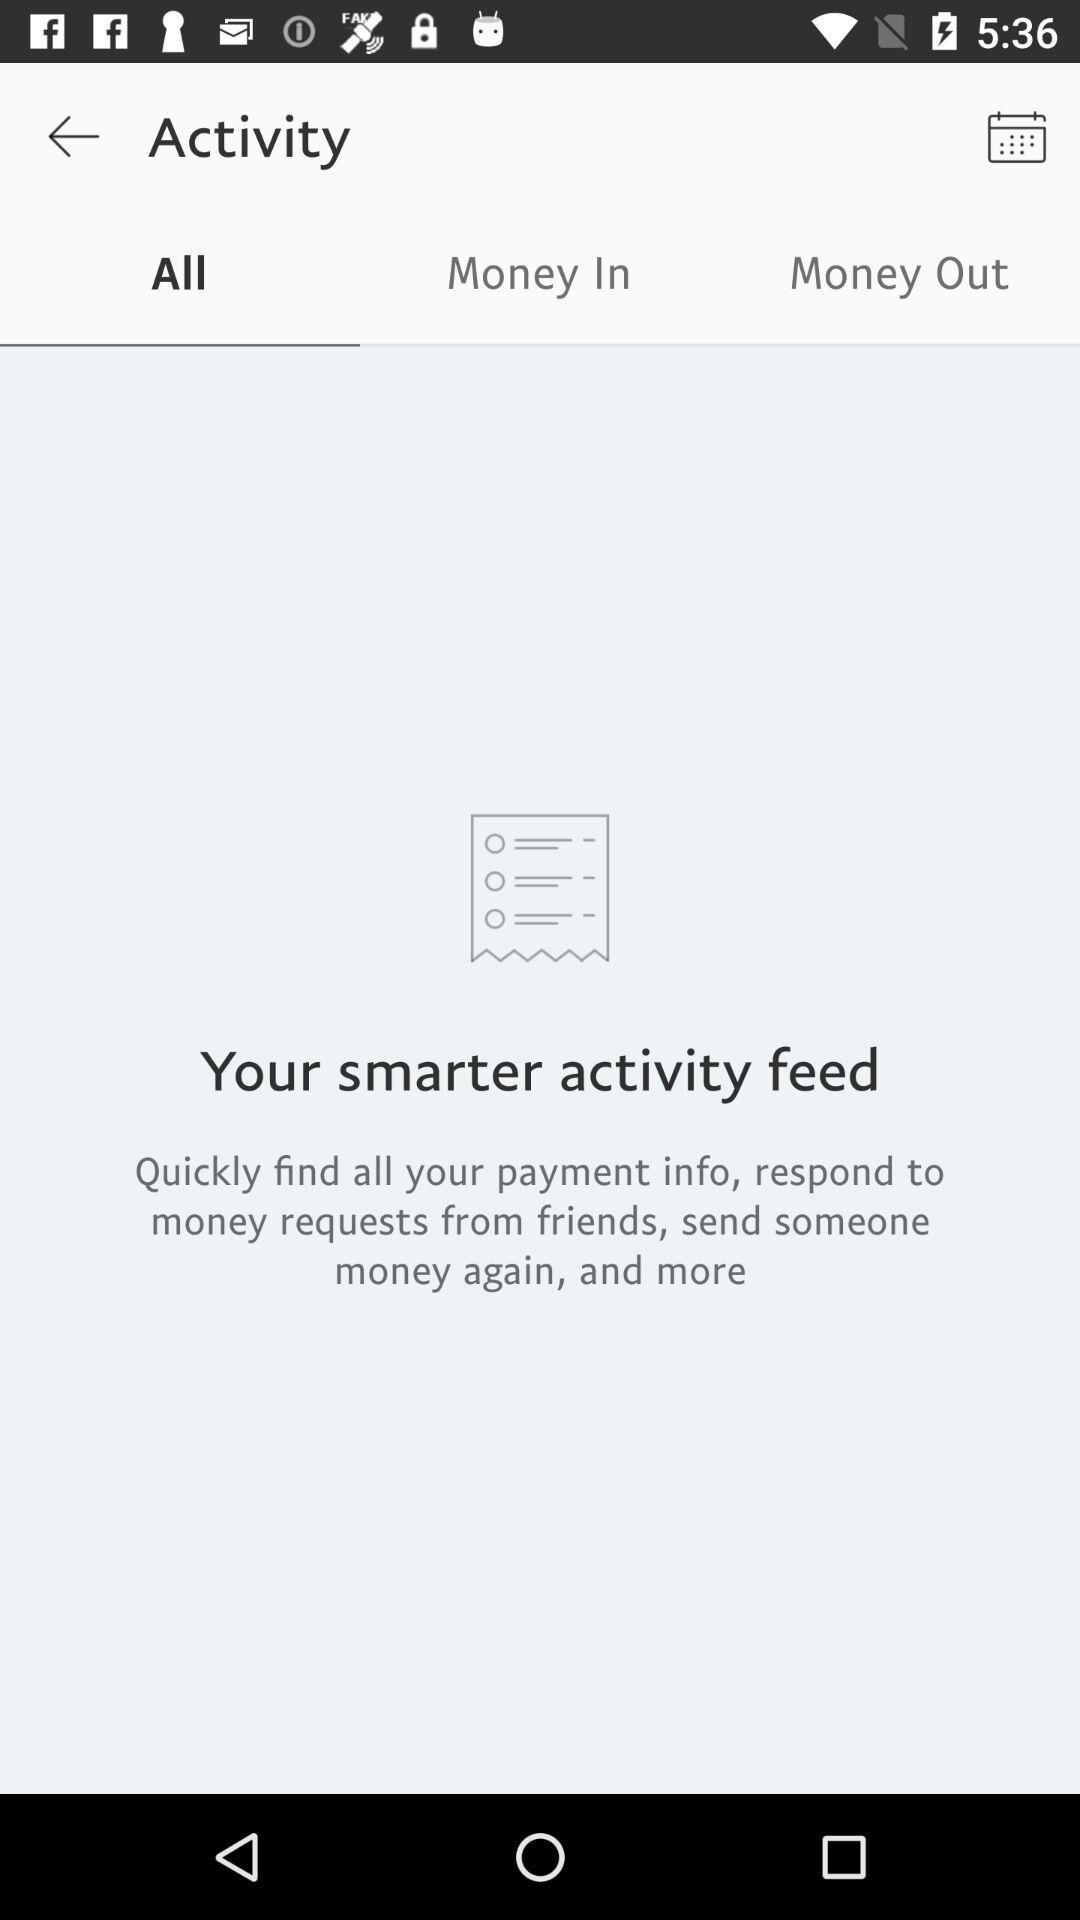  I want to click on the item to the left of activity item, so click(72, 135).